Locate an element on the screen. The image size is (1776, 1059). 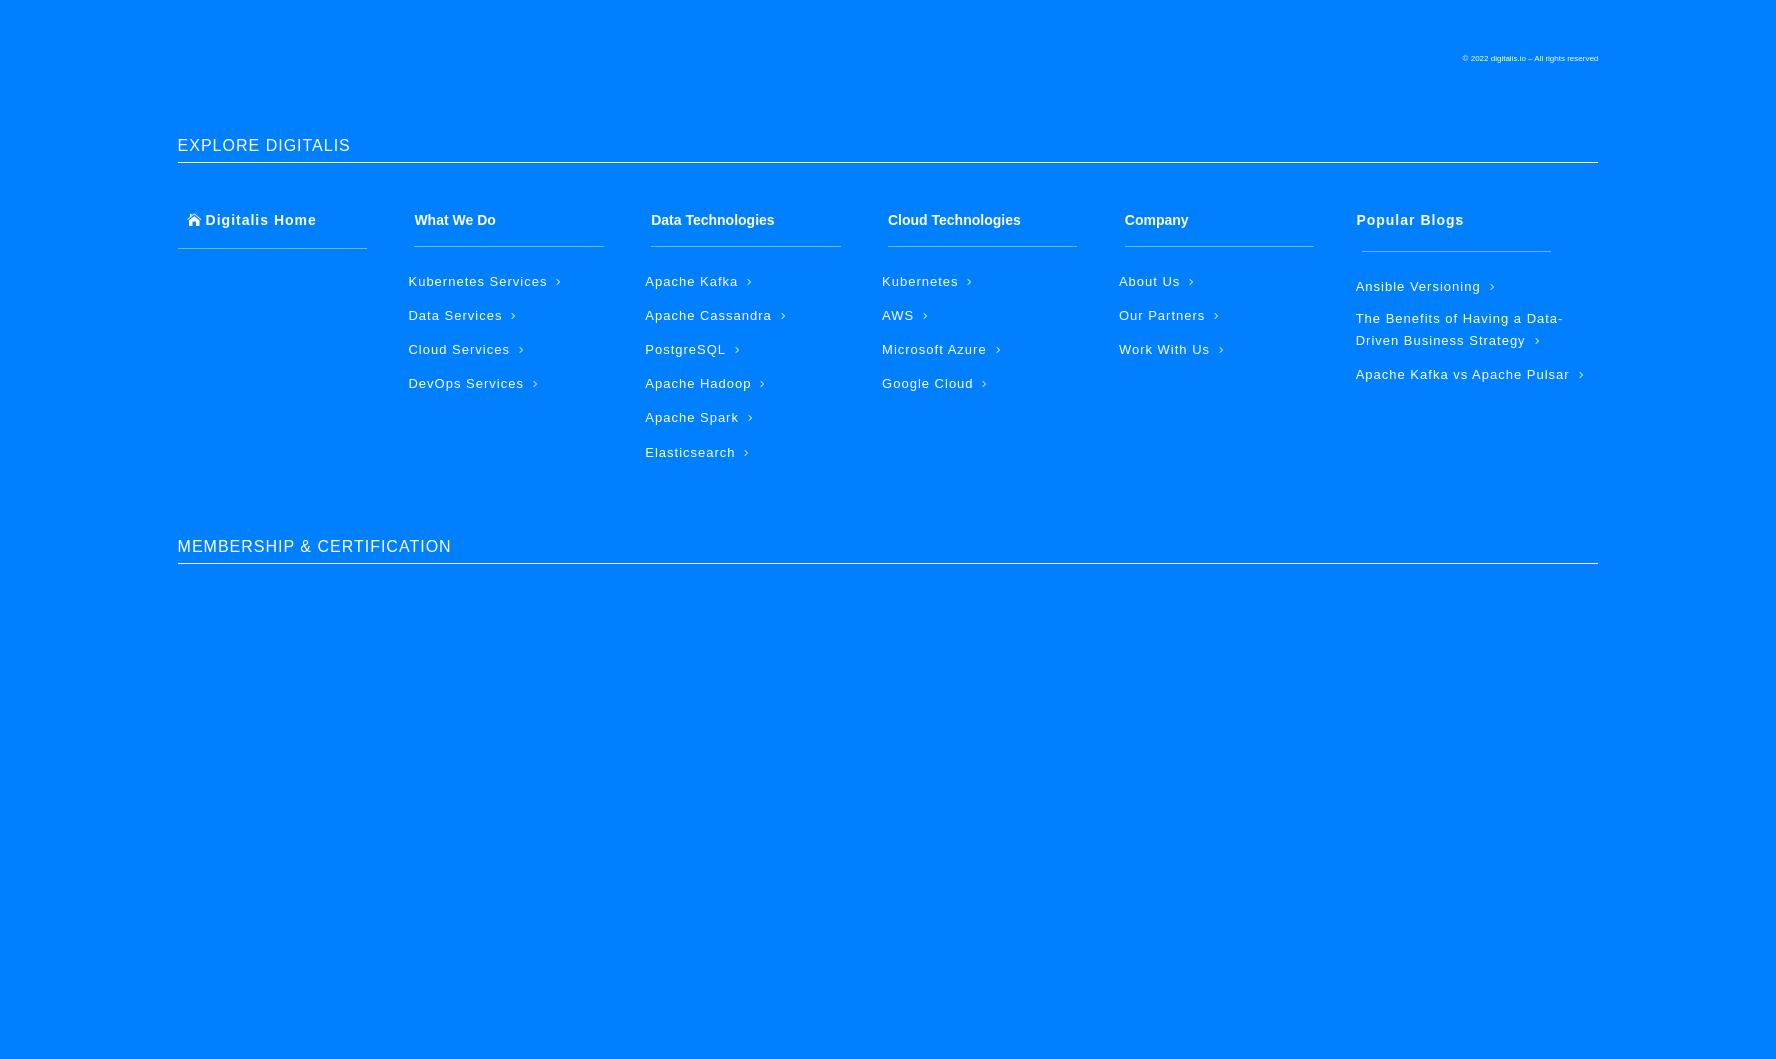
'DevOps Services' is located at coordinates (464, 382).